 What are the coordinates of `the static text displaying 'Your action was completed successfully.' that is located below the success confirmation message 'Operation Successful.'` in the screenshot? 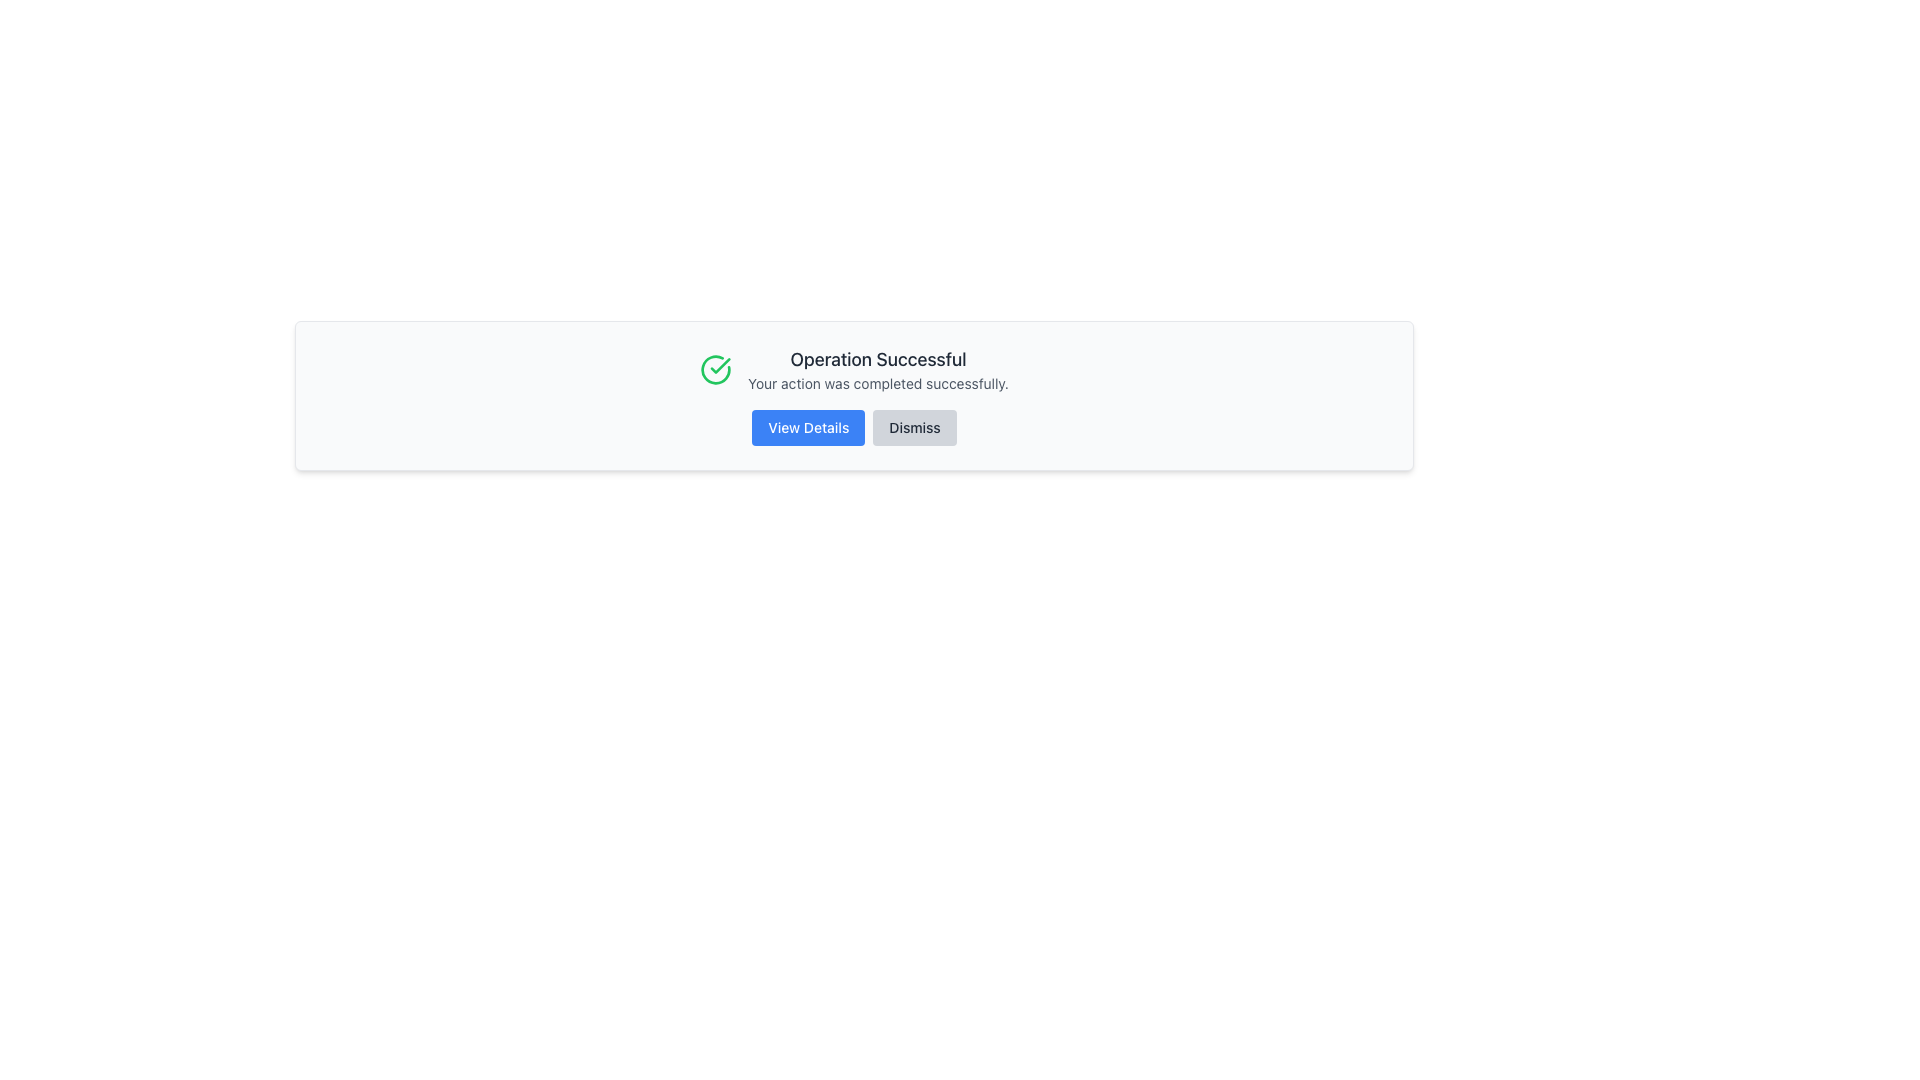 It's located at (878, 384).